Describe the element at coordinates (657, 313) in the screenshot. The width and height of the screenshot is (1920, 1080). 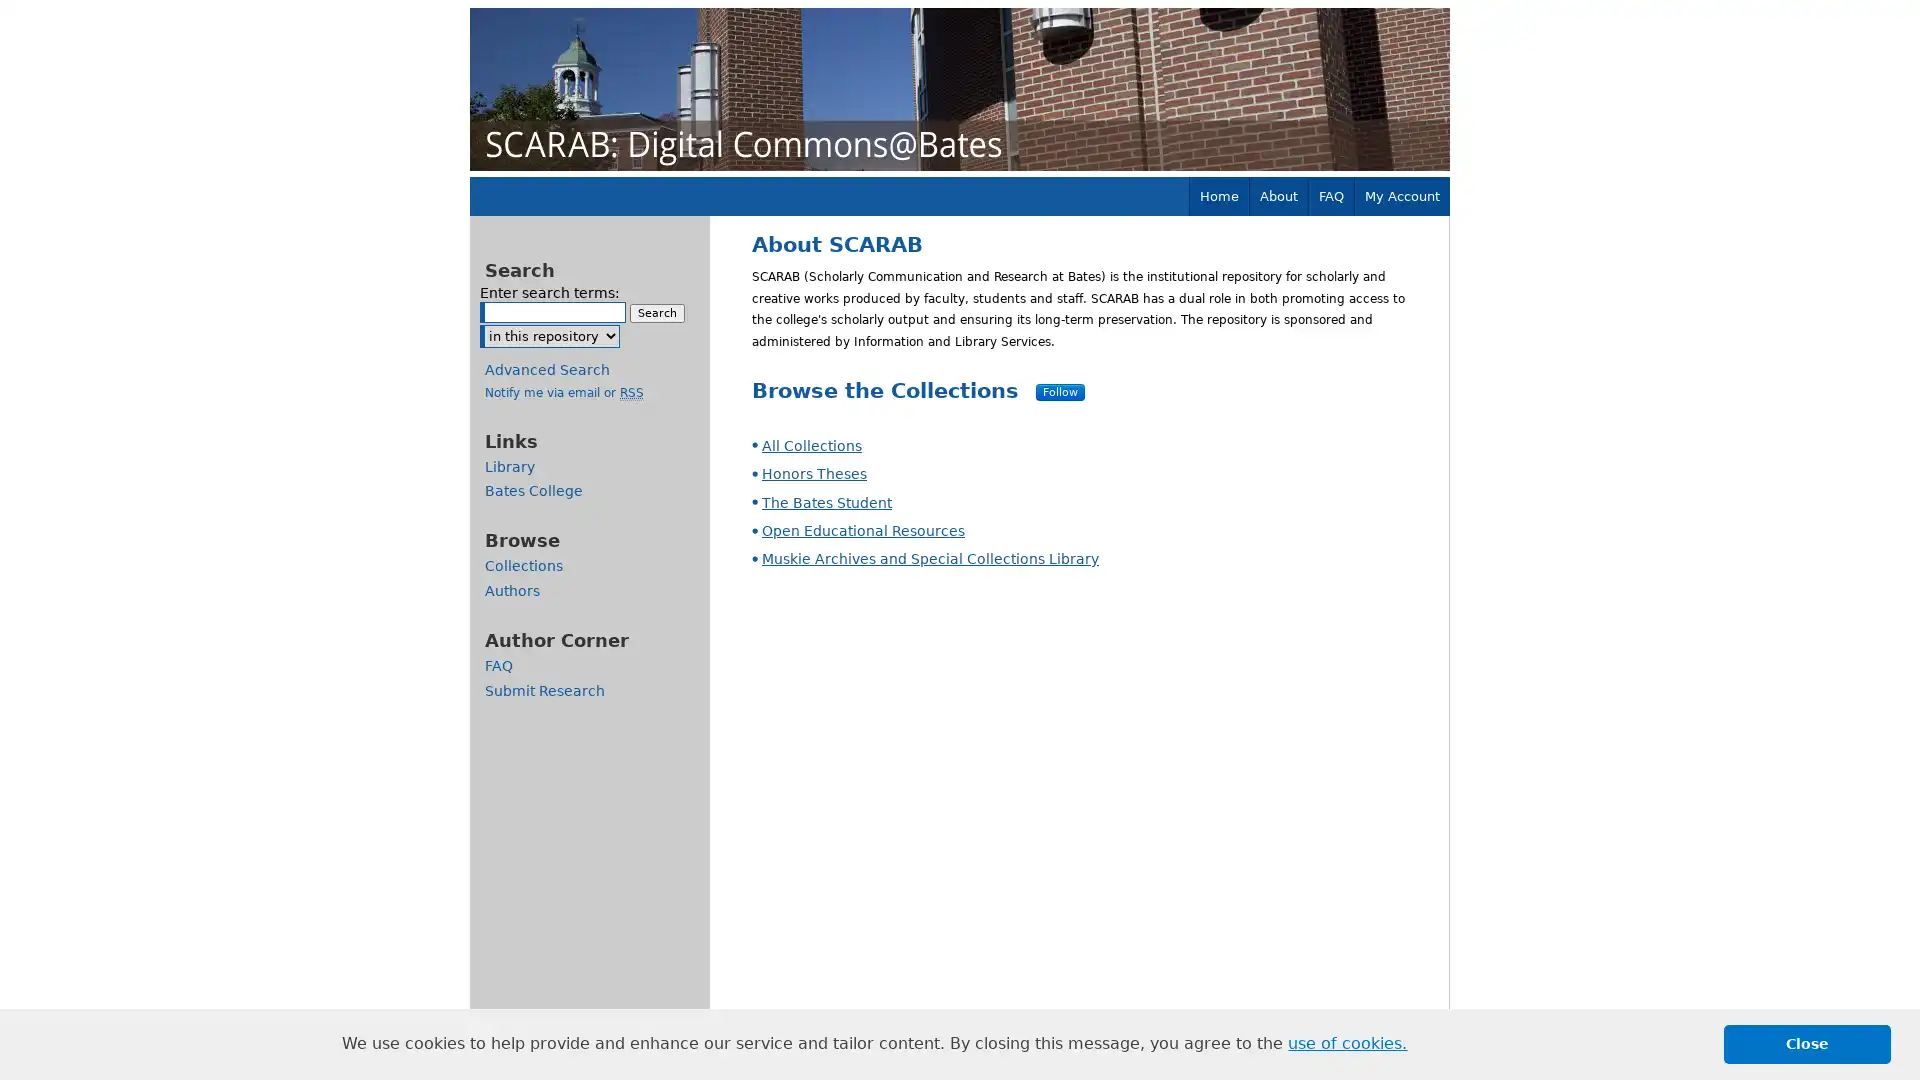
I see `Search` at that location.